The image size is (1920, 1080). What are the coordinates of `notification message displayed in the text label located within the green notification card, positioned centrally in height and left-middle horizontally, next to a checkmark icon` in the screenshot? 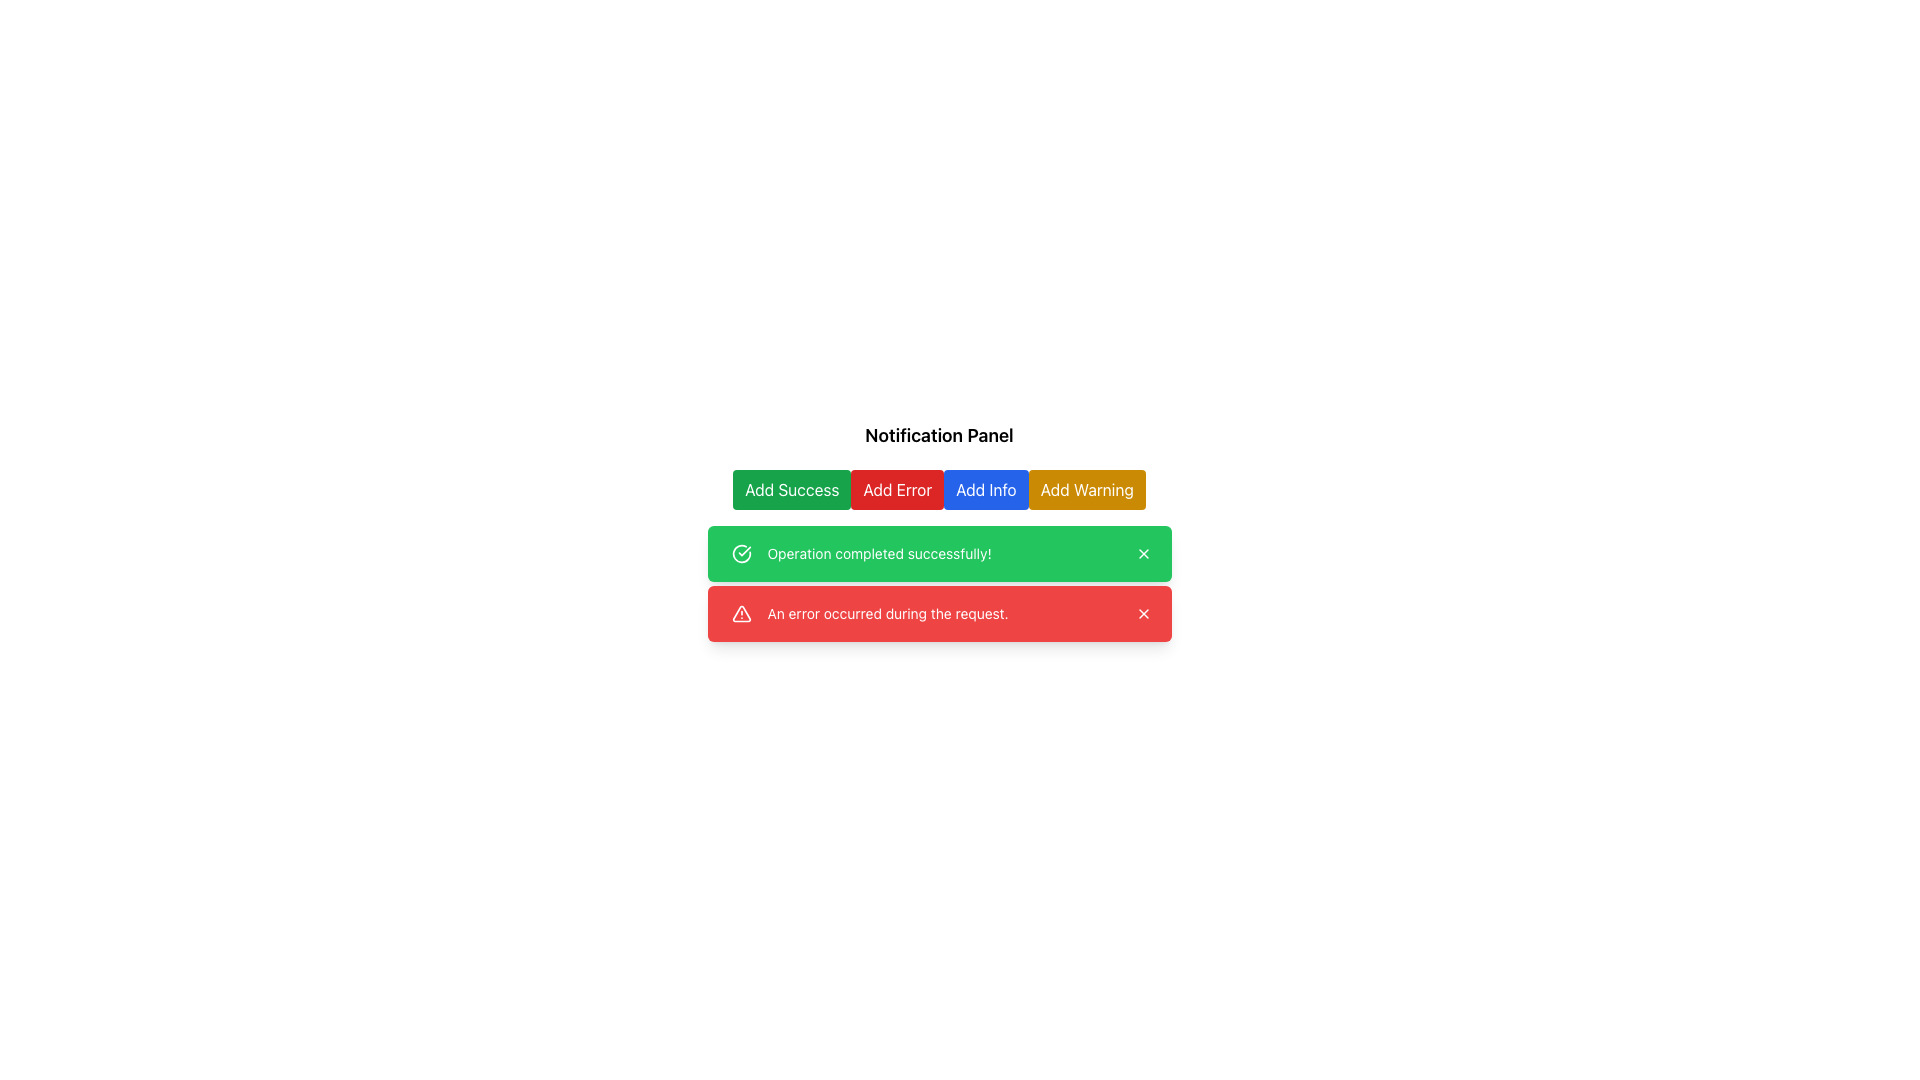 It's located at (879, 554).